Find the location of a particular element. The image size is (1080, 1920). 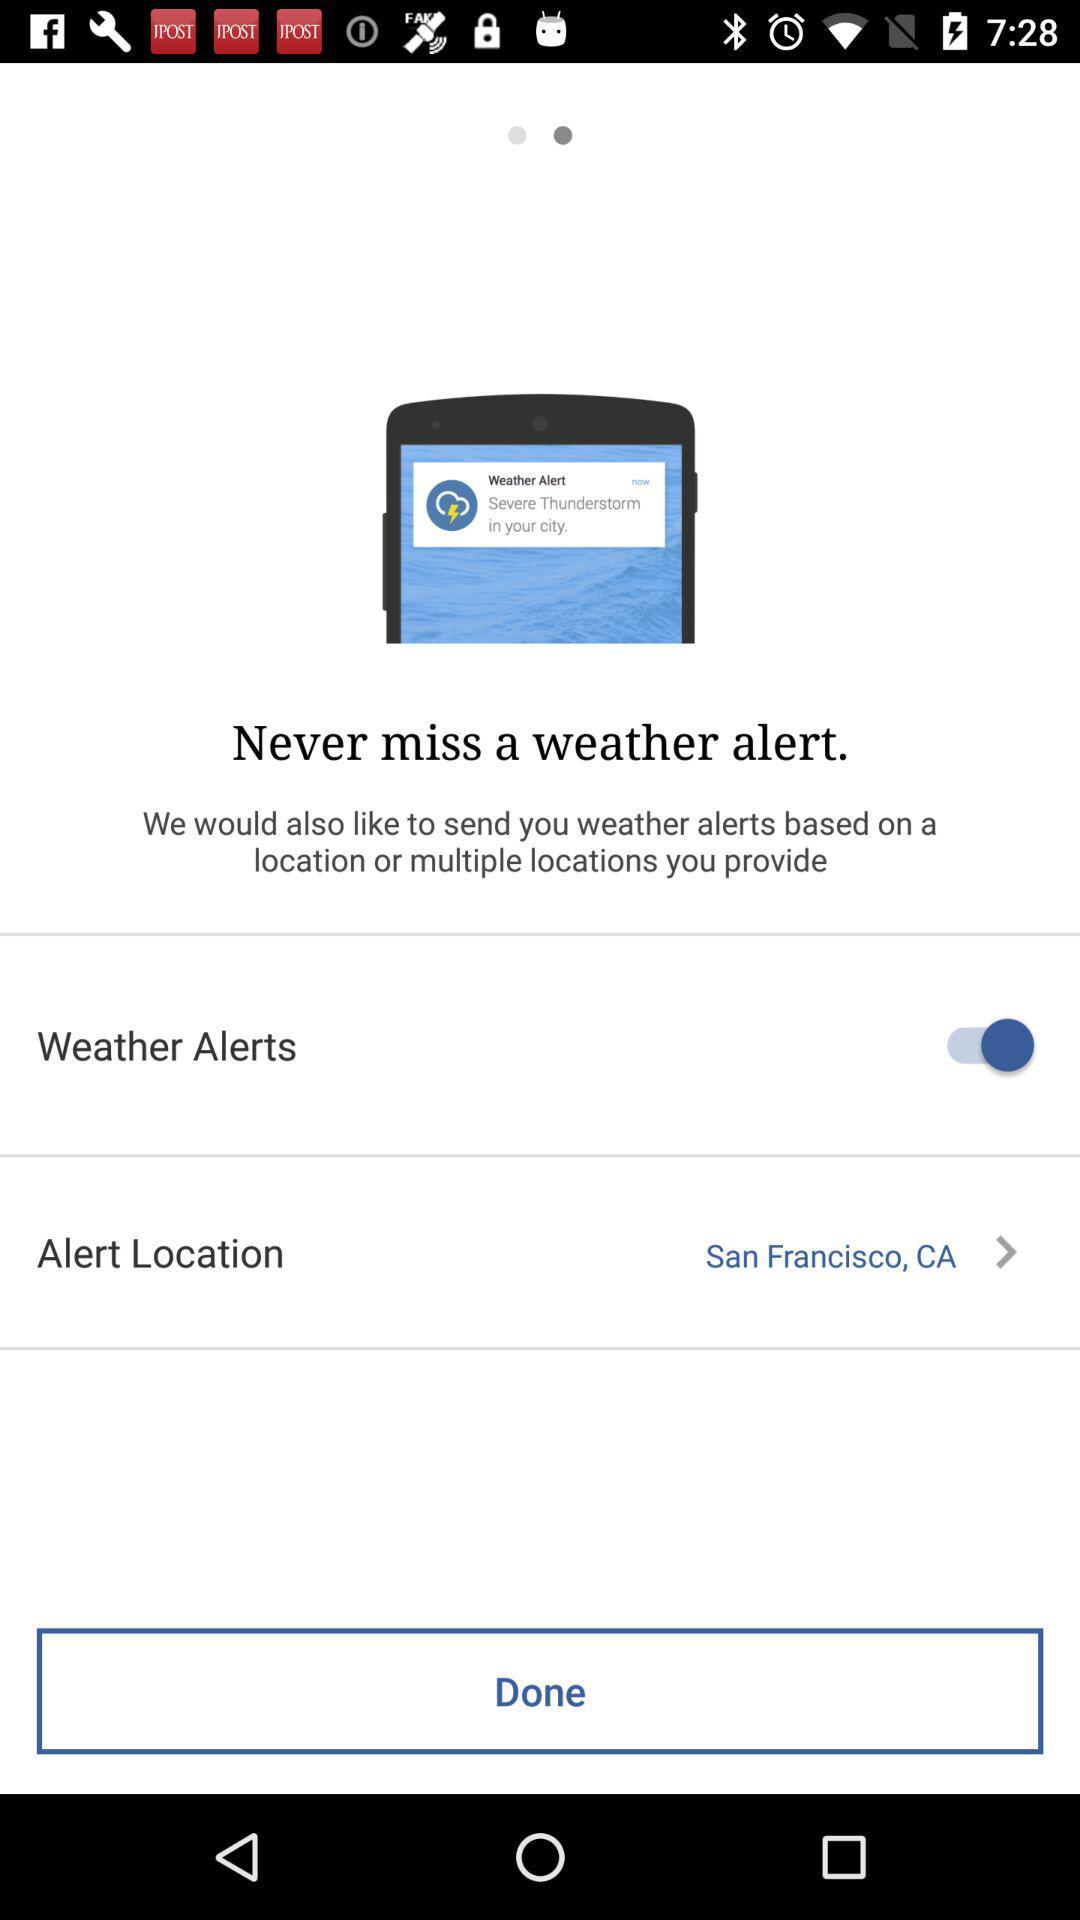

san francisco, ca icon is located at coordinates (860, 1254).